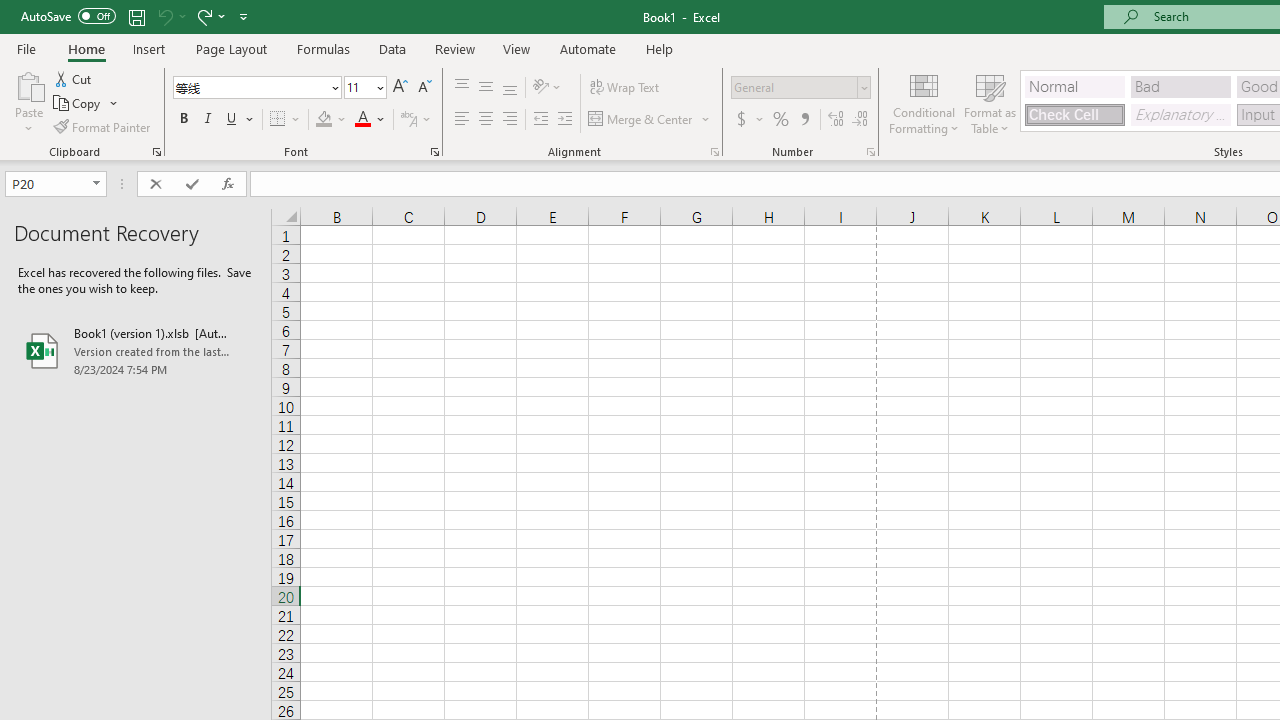 This screenshot has height=720, width=1280. Describe the element at coordinates (277, 119) in the screenshot. I see `'Bottom Border'` at that location.